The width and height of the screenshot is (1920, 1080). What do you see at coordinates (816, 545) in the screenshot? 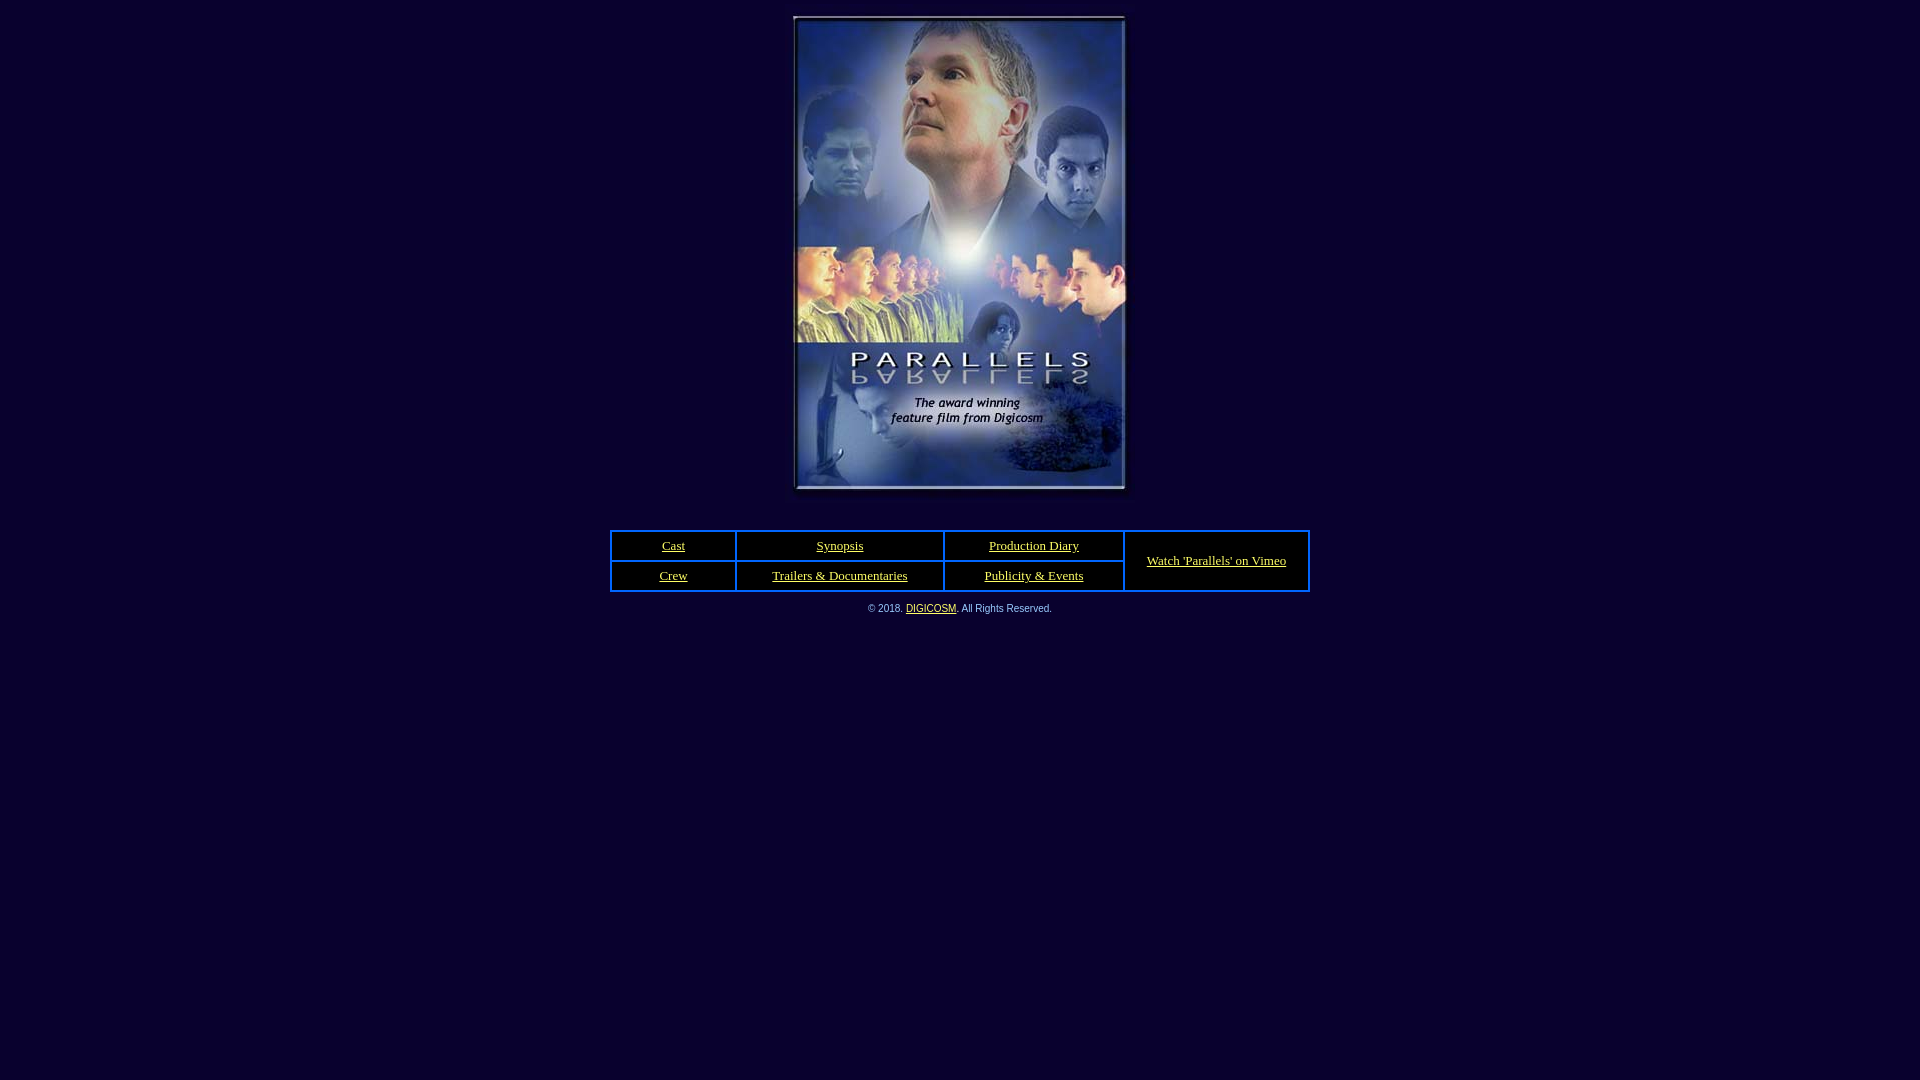
I see `'Synopsis'` at bounding box center [816, 545].